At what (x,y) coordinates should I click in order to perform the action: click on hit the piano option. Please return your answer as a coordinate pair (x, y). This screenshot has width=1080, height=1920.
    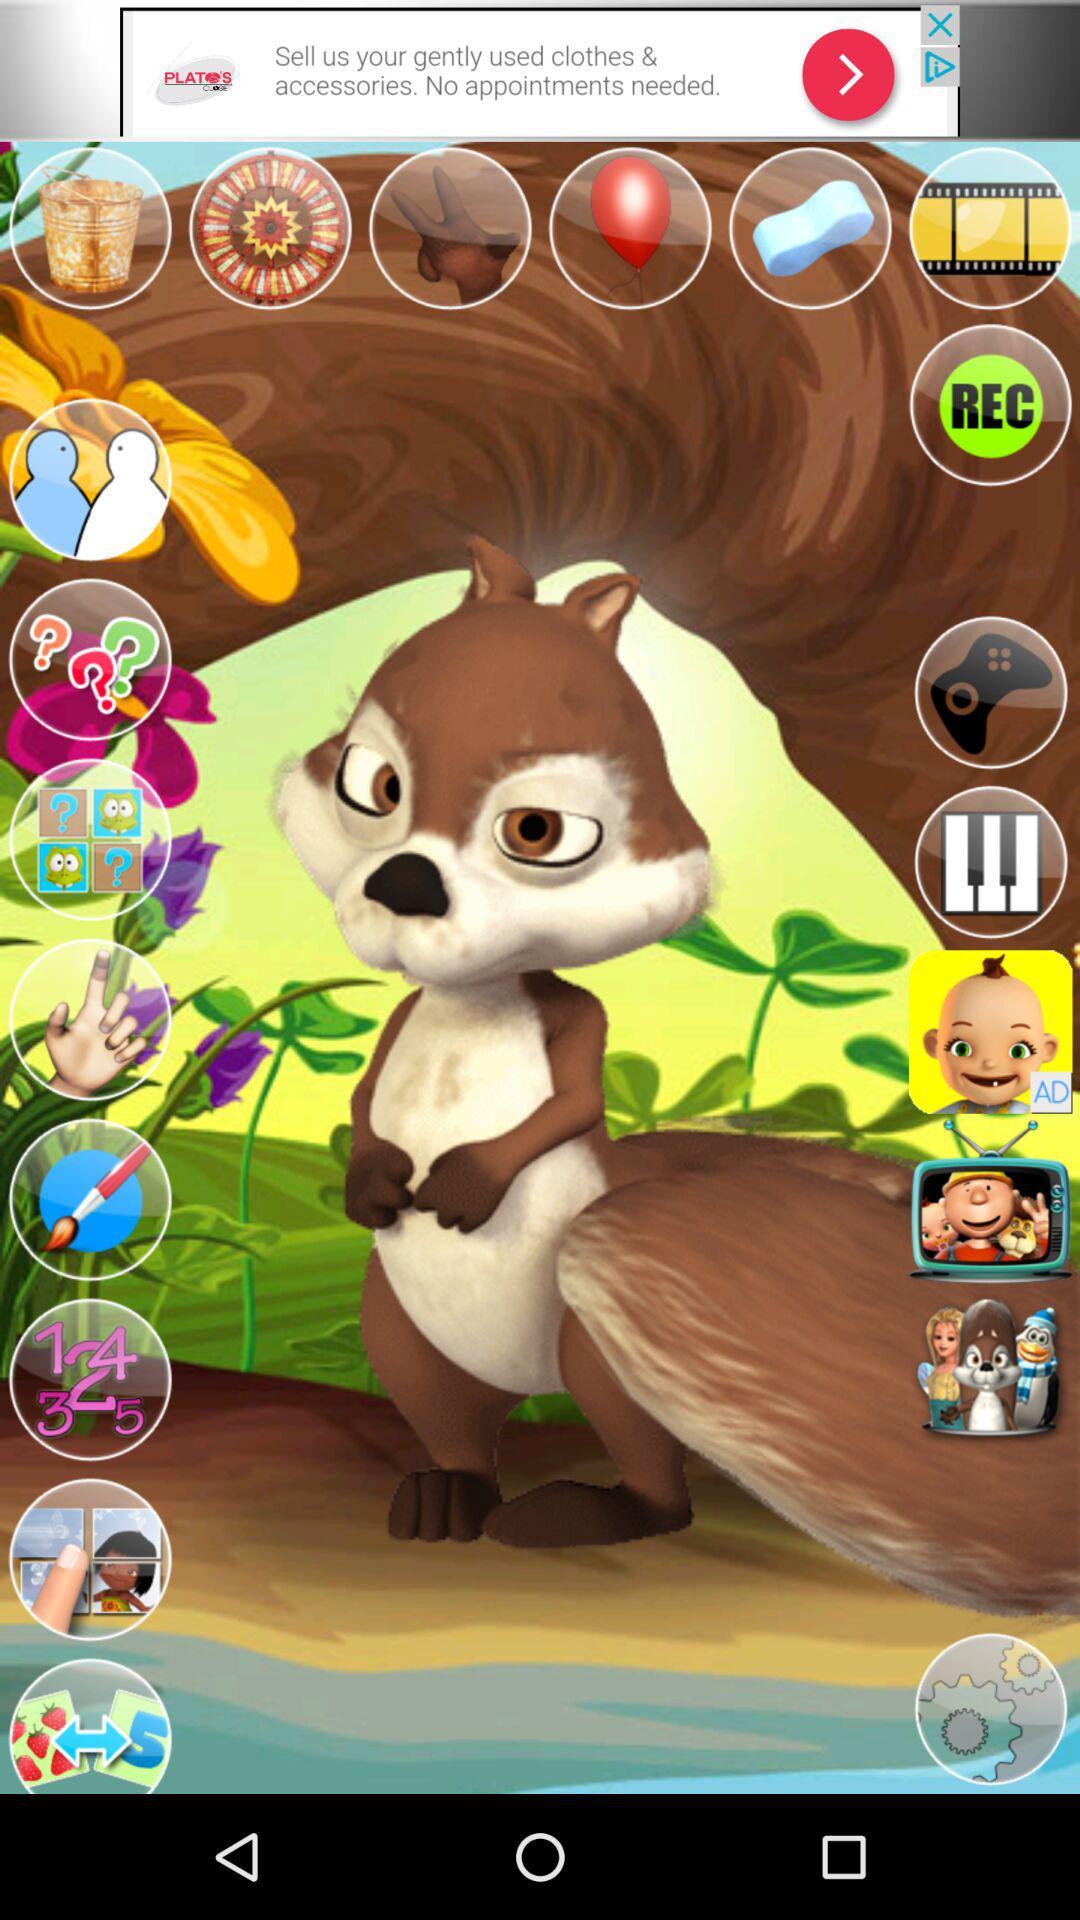
    Looking at the image, I should click on (990, 862).